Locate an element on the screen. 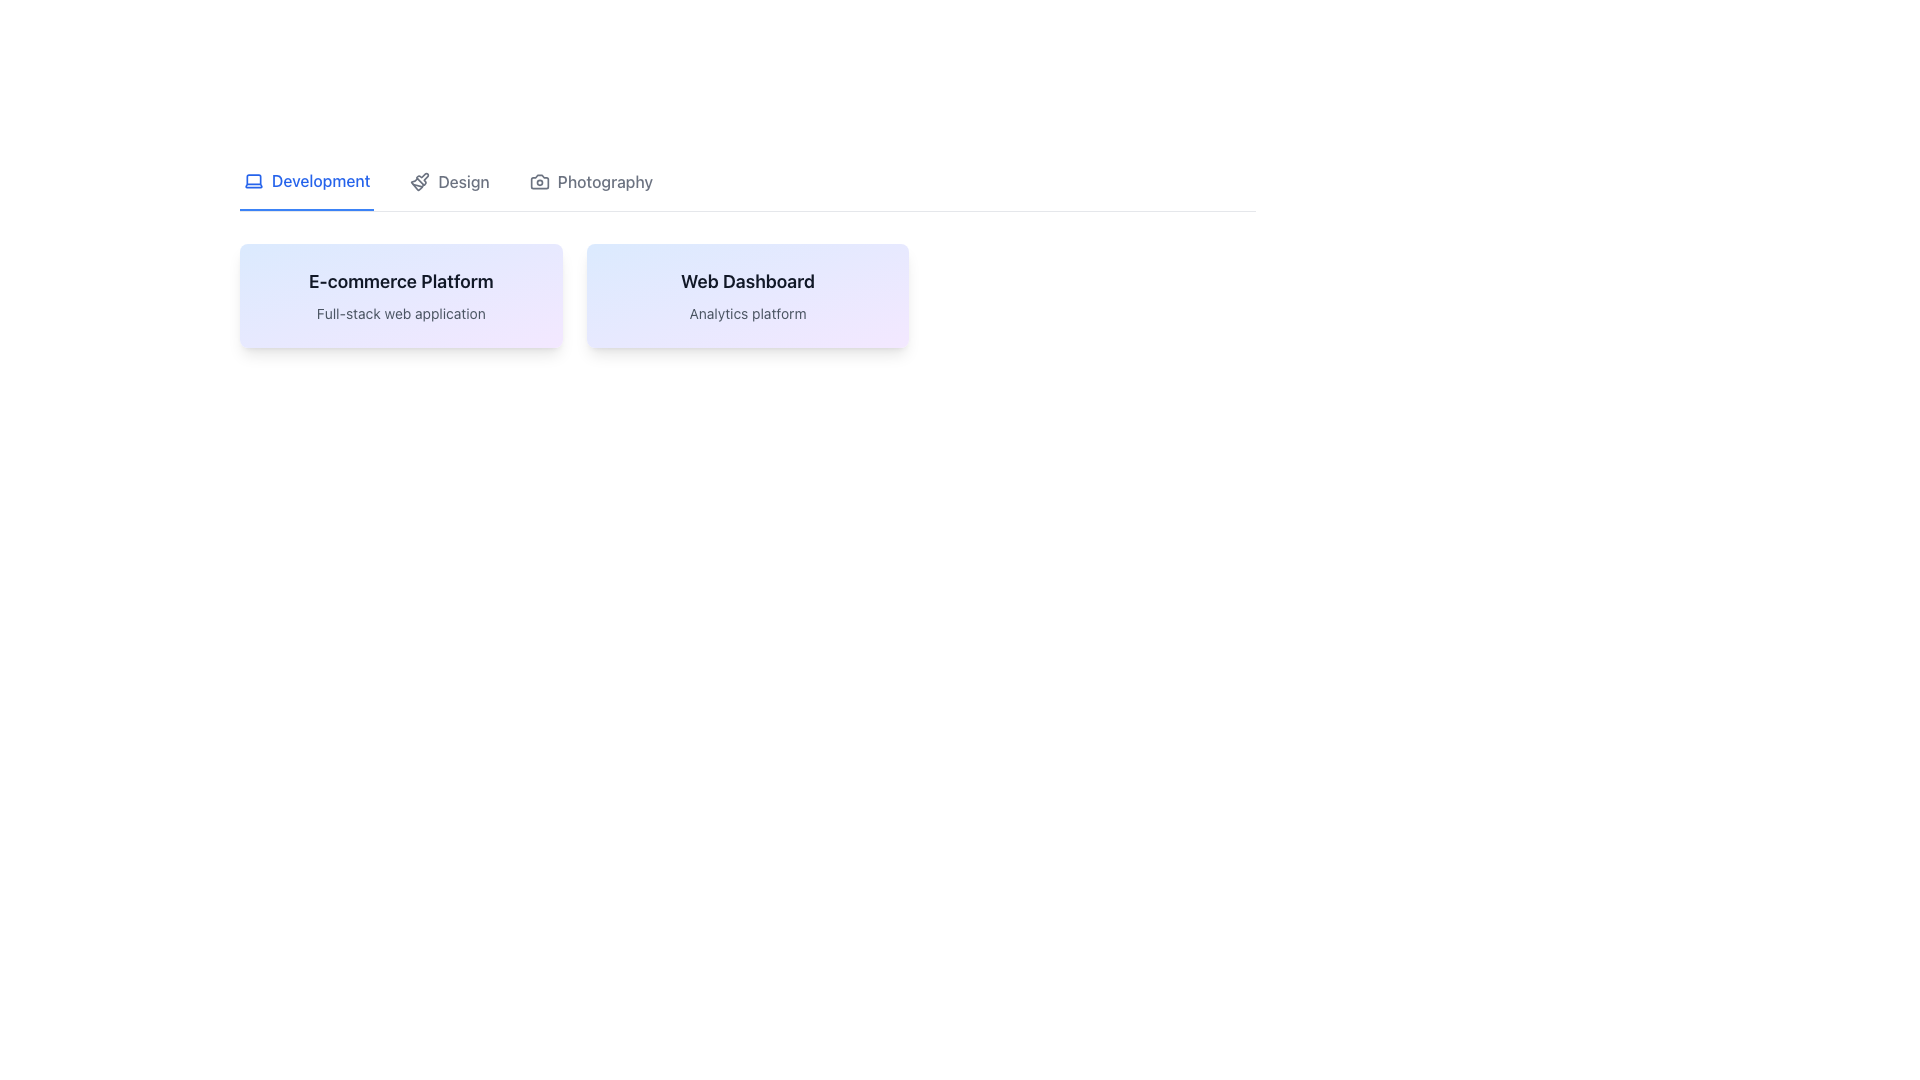 The image size is (1920, 1080). the text label reading 'Web Dashboard', which is styled with a larger font size and bold typography, located at the top center of the card layout is located at coordinates (747, 281).